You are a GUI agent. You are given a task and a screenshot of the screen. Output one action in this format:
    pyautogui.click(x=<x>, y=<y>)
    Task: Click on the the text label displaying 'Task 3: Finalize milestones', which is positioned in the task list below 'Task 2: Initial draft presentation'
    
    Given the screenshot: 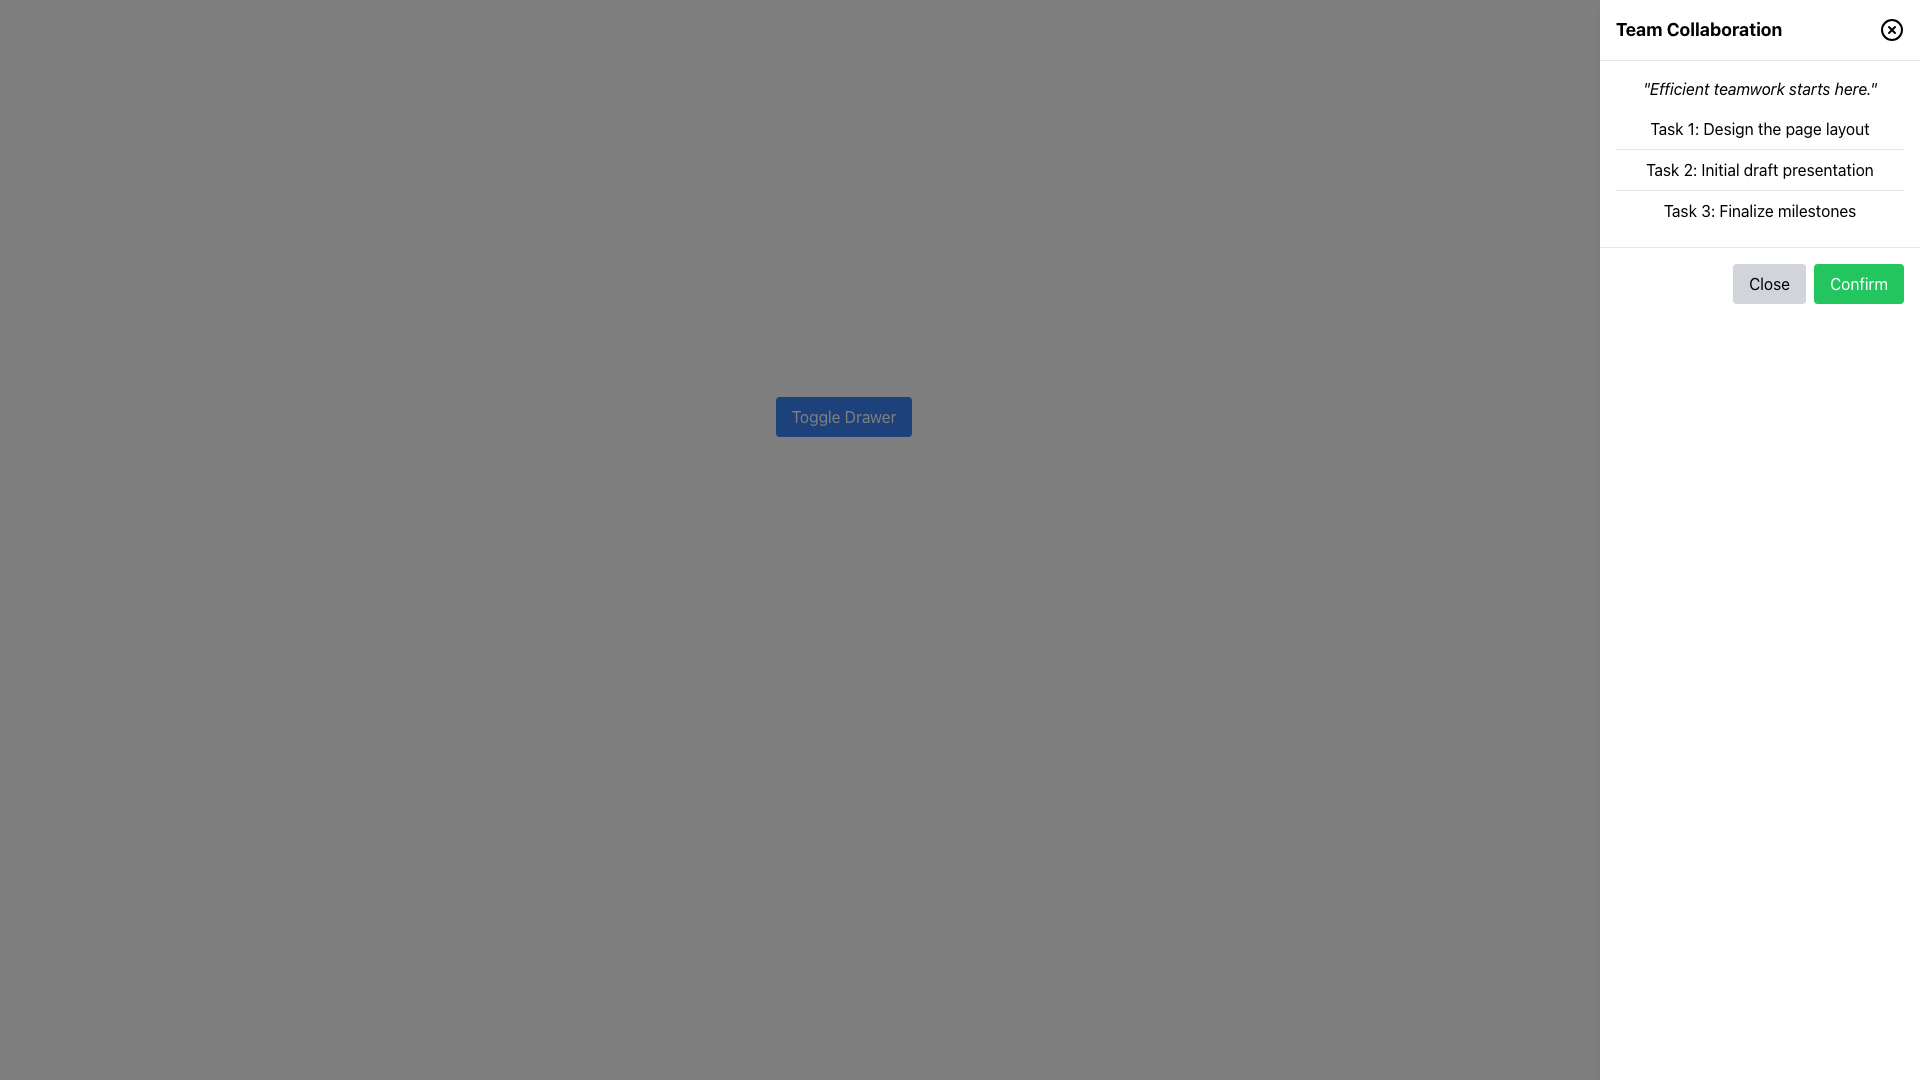 What is the action you would take?
    pyautogui.click(x=1760, y=211)
    